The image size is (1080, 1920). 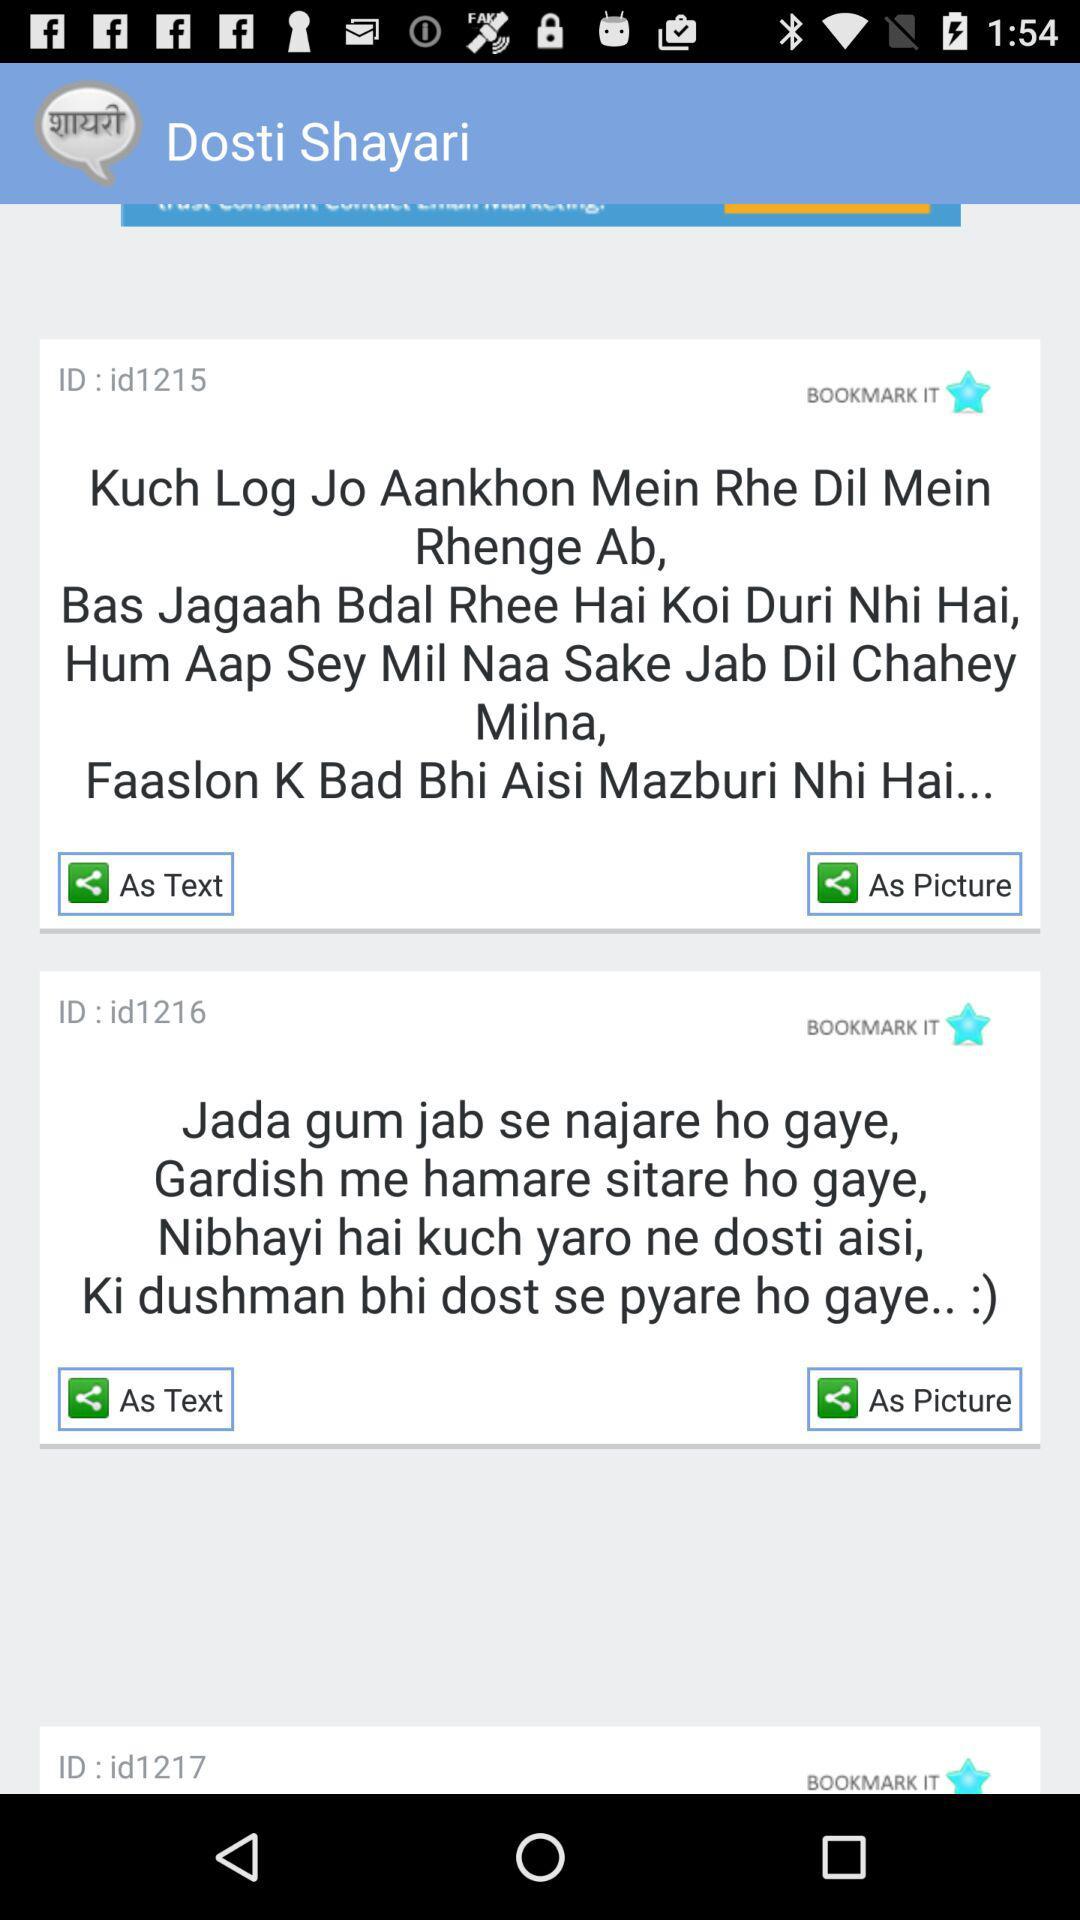 What do you see at coordinates (169, 378) in the screenshot?
I see `the icon above kuch log jo` at bounding box center [169, 378].